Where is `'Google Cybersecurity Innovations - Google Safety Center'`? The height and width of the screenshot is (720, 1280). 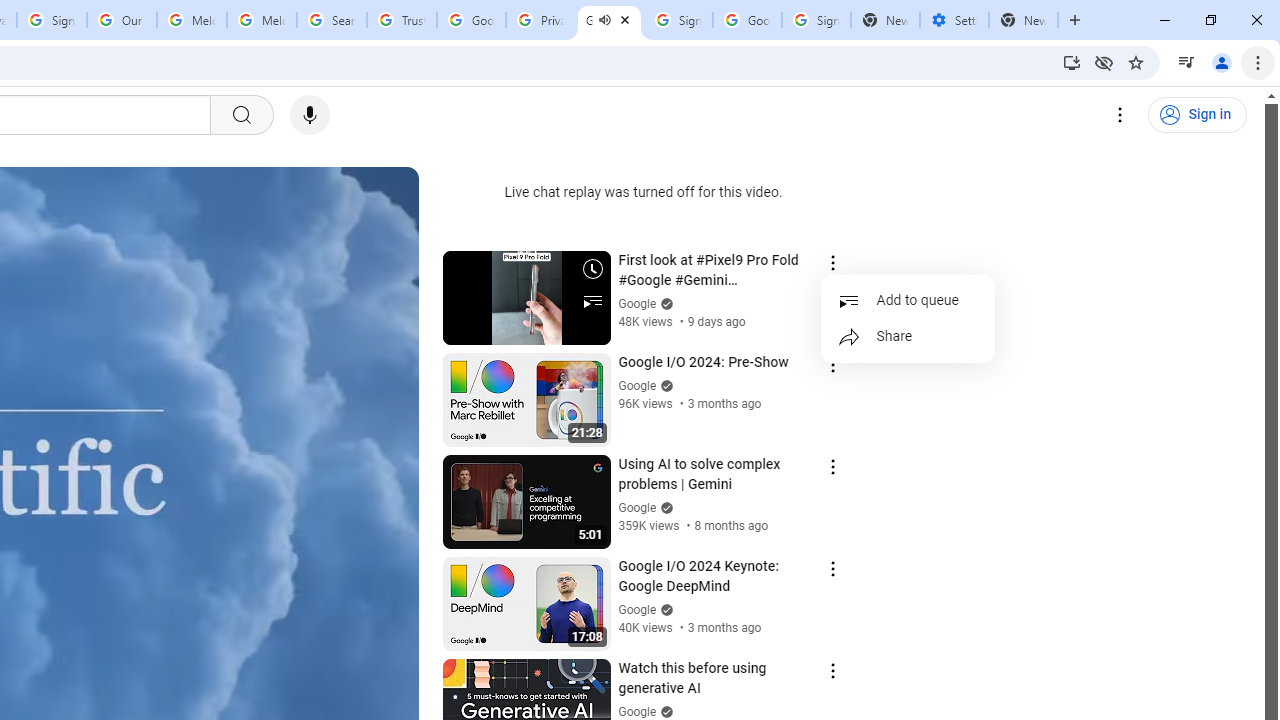 'Google Cybersecurity Innovations - Google Safety Center' is located at coordinates (746, 20).